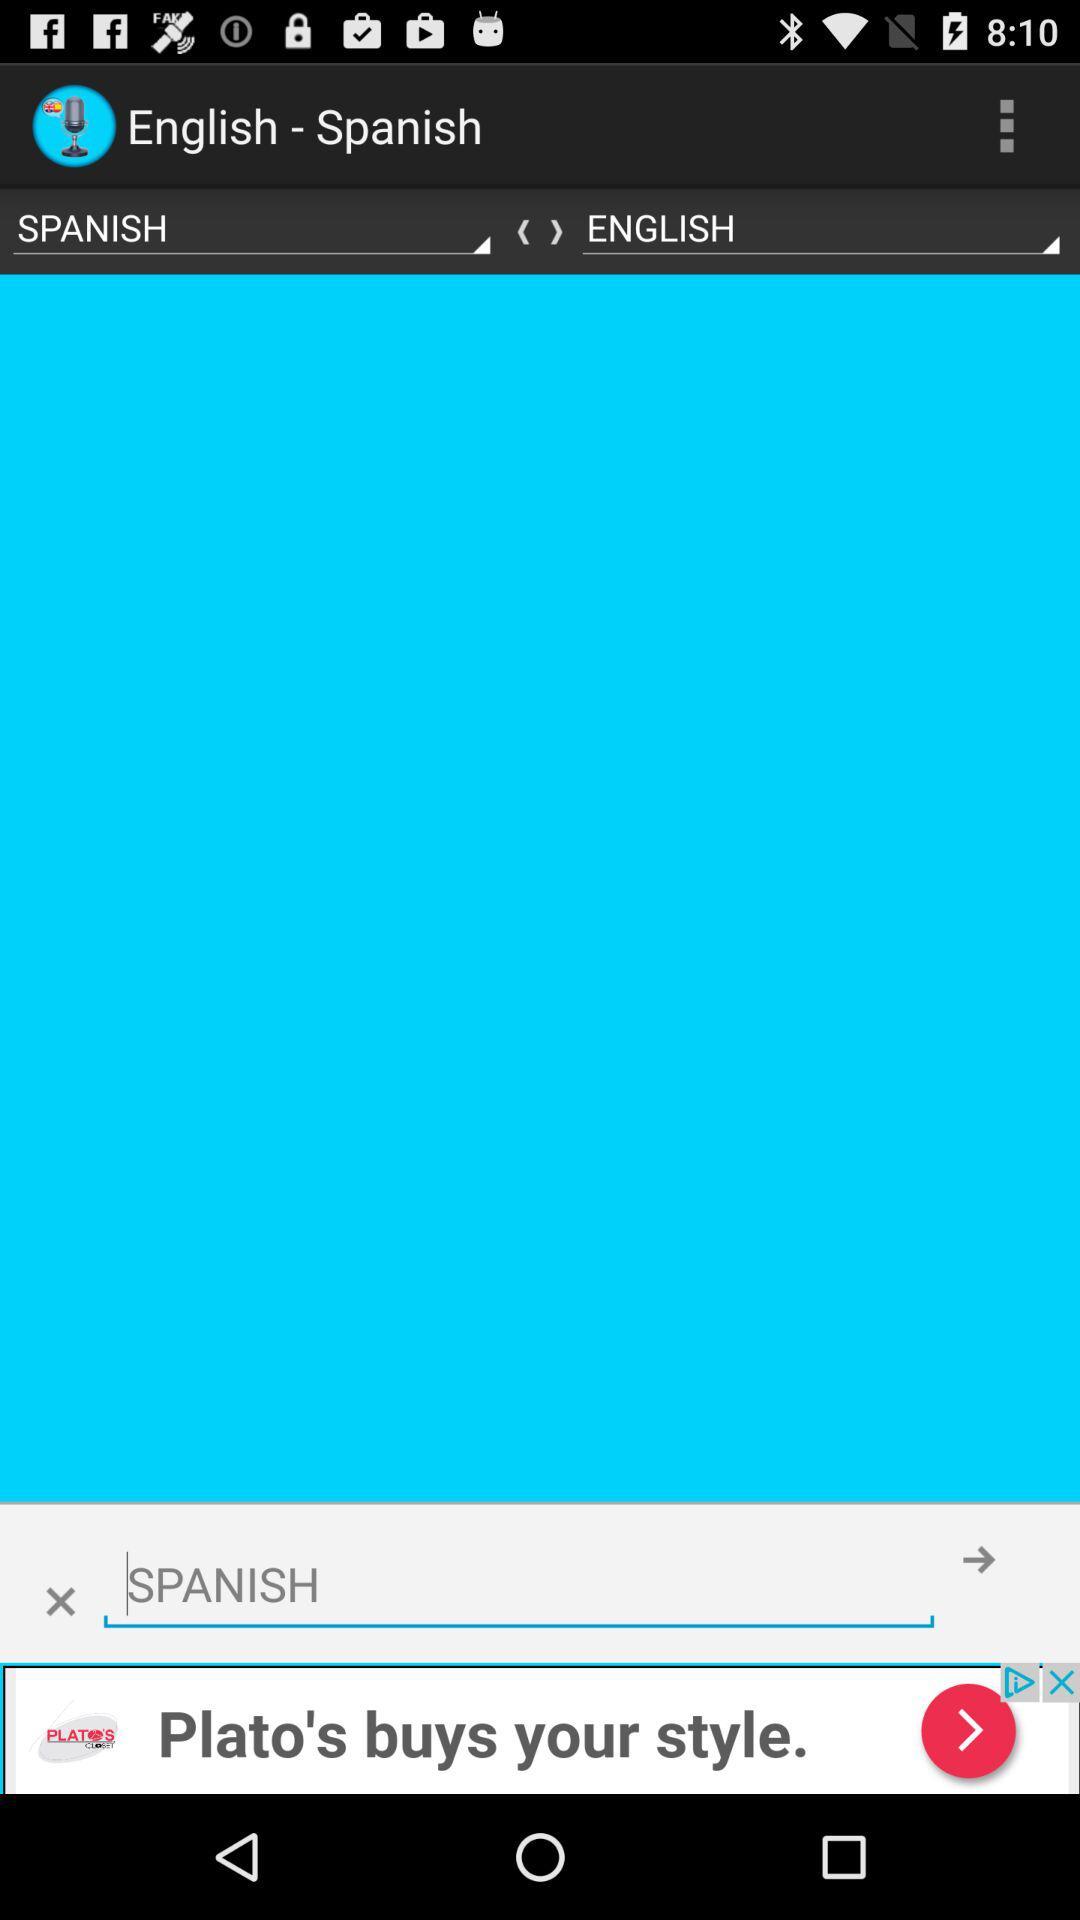 This screenshot has height=1920, width=1080. I want to click on search, so click(518, 1583).